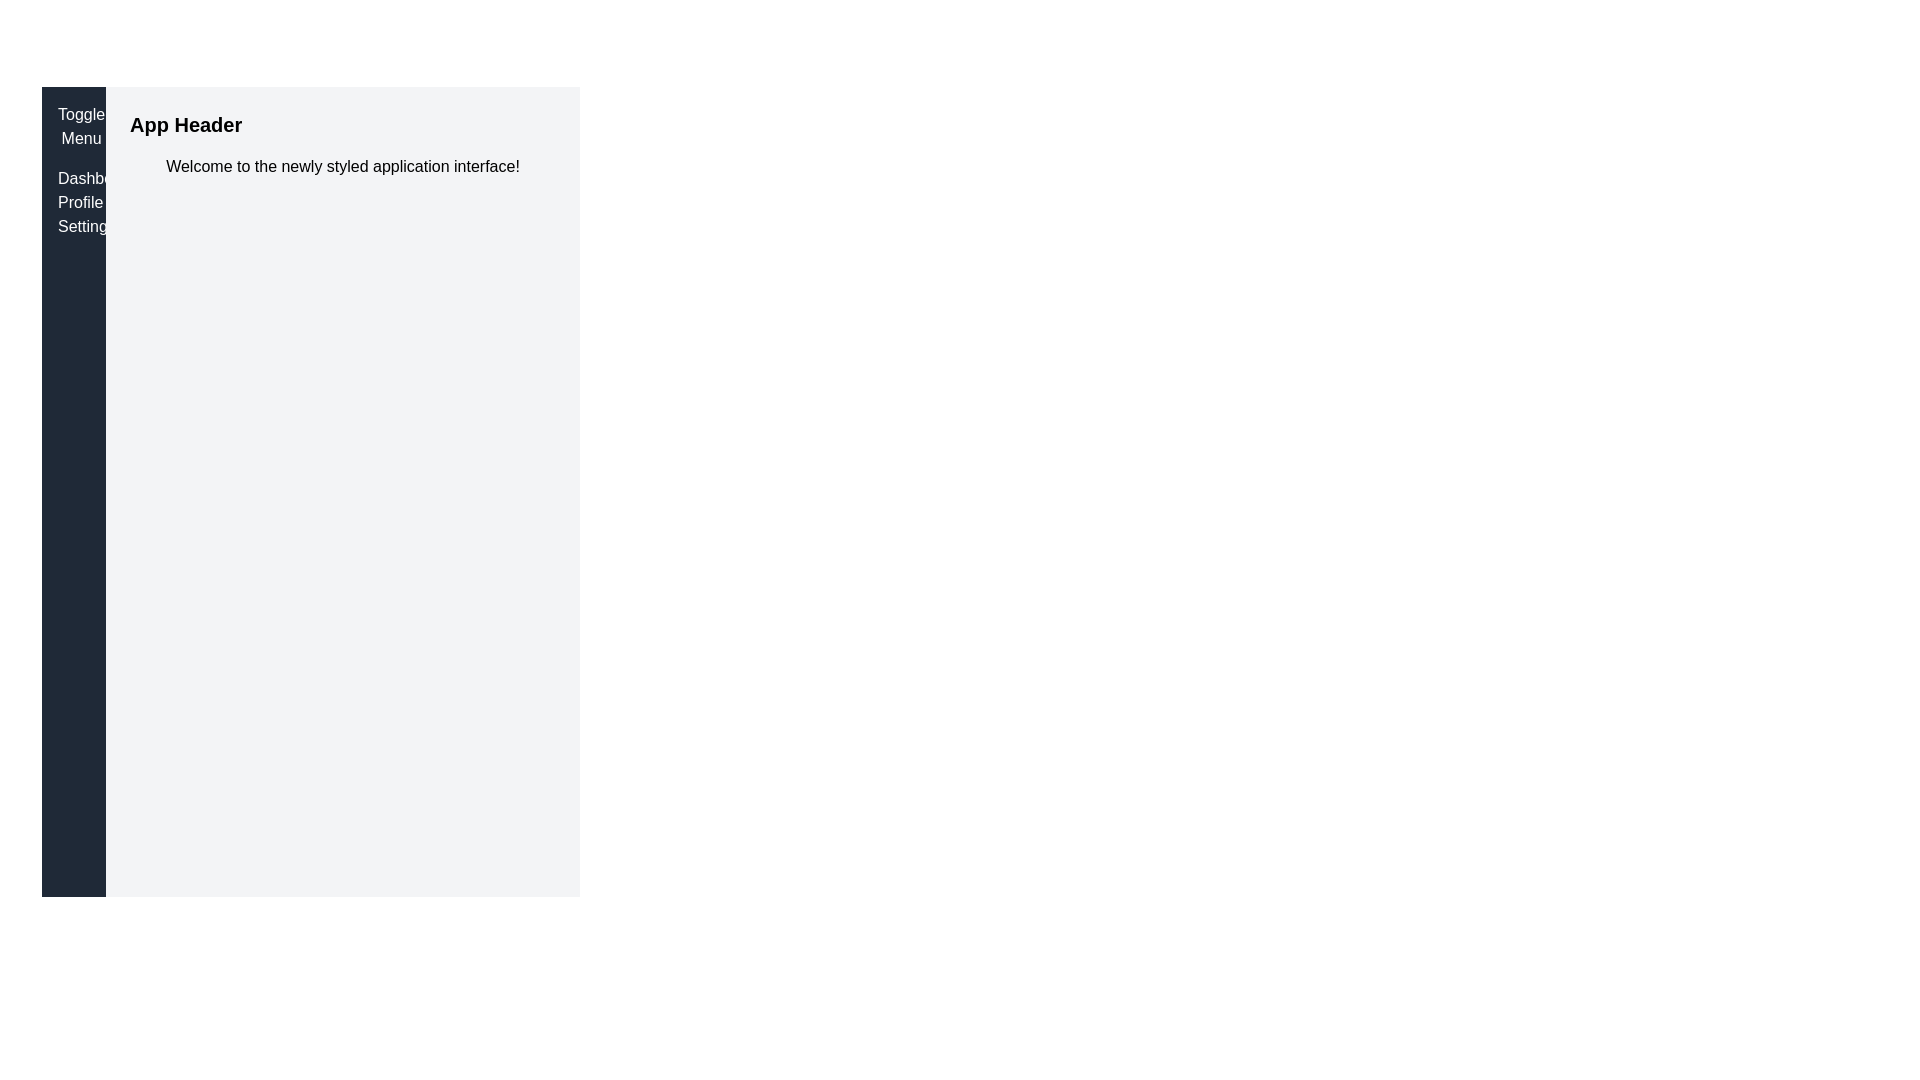 The height and width of the screenshot is (1080, 1920). I want to click on the toggle button at the top of the vertical sidebar on the left, so click(80, 127).